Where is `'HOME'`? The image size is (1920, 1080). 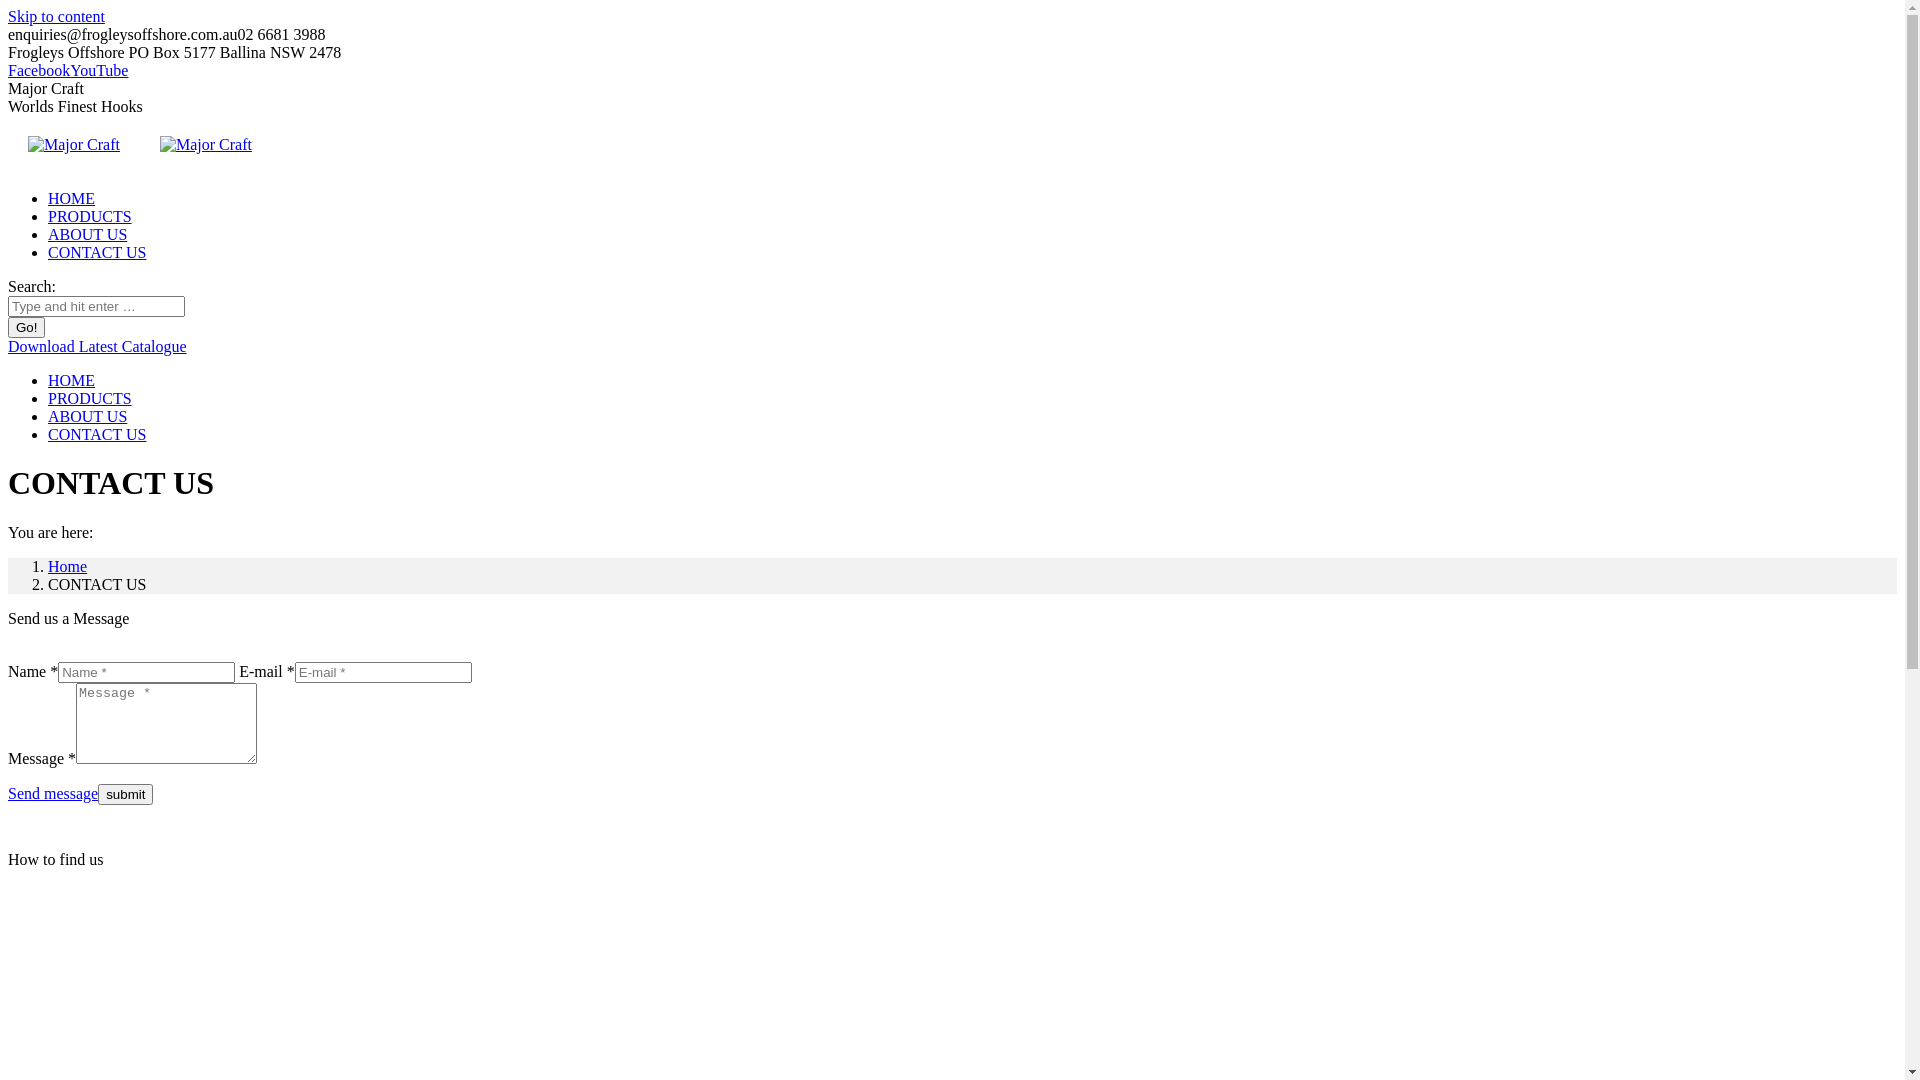 'HOME' is located at coordinates (71, 198).